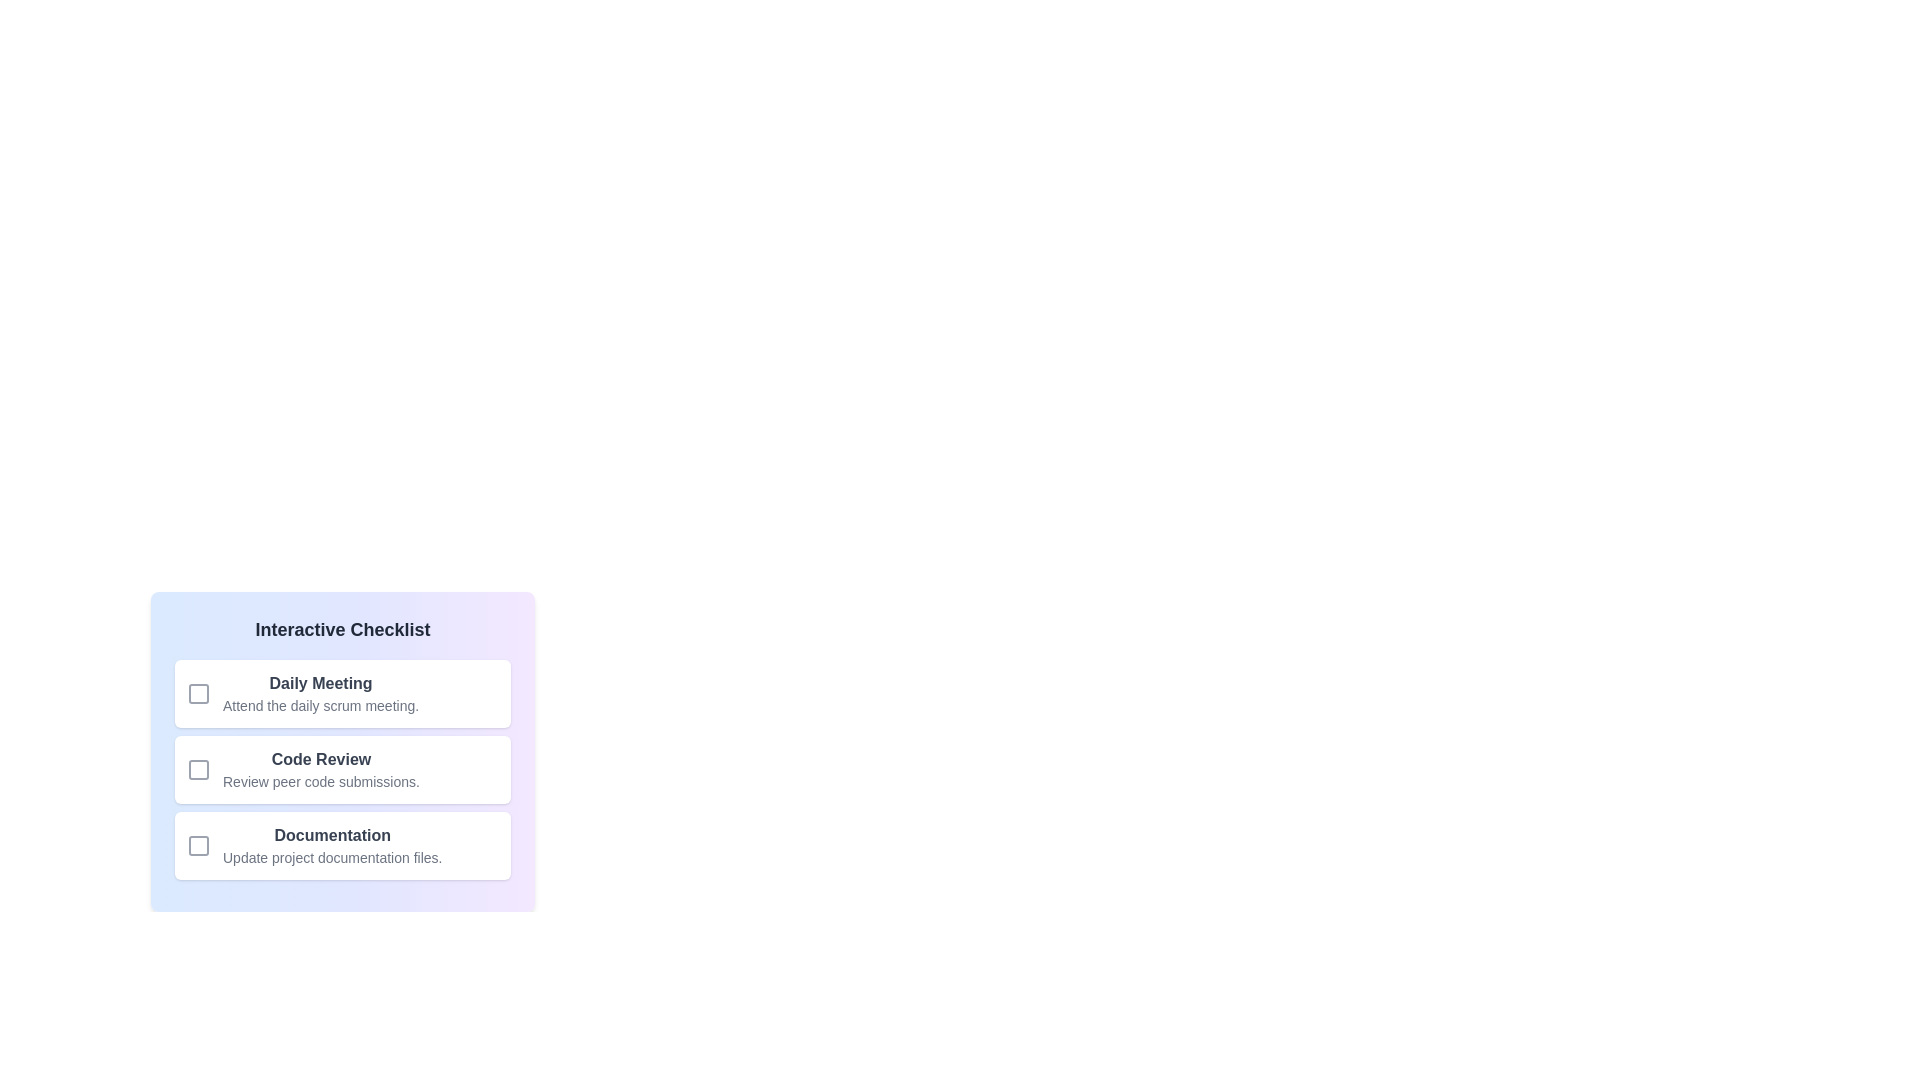  Describe the element at coordinates (198, 769) in the screenshot. I see `the second checkbox to mark or unmark the task 'Code Review' as complete or incomplete` at that location.